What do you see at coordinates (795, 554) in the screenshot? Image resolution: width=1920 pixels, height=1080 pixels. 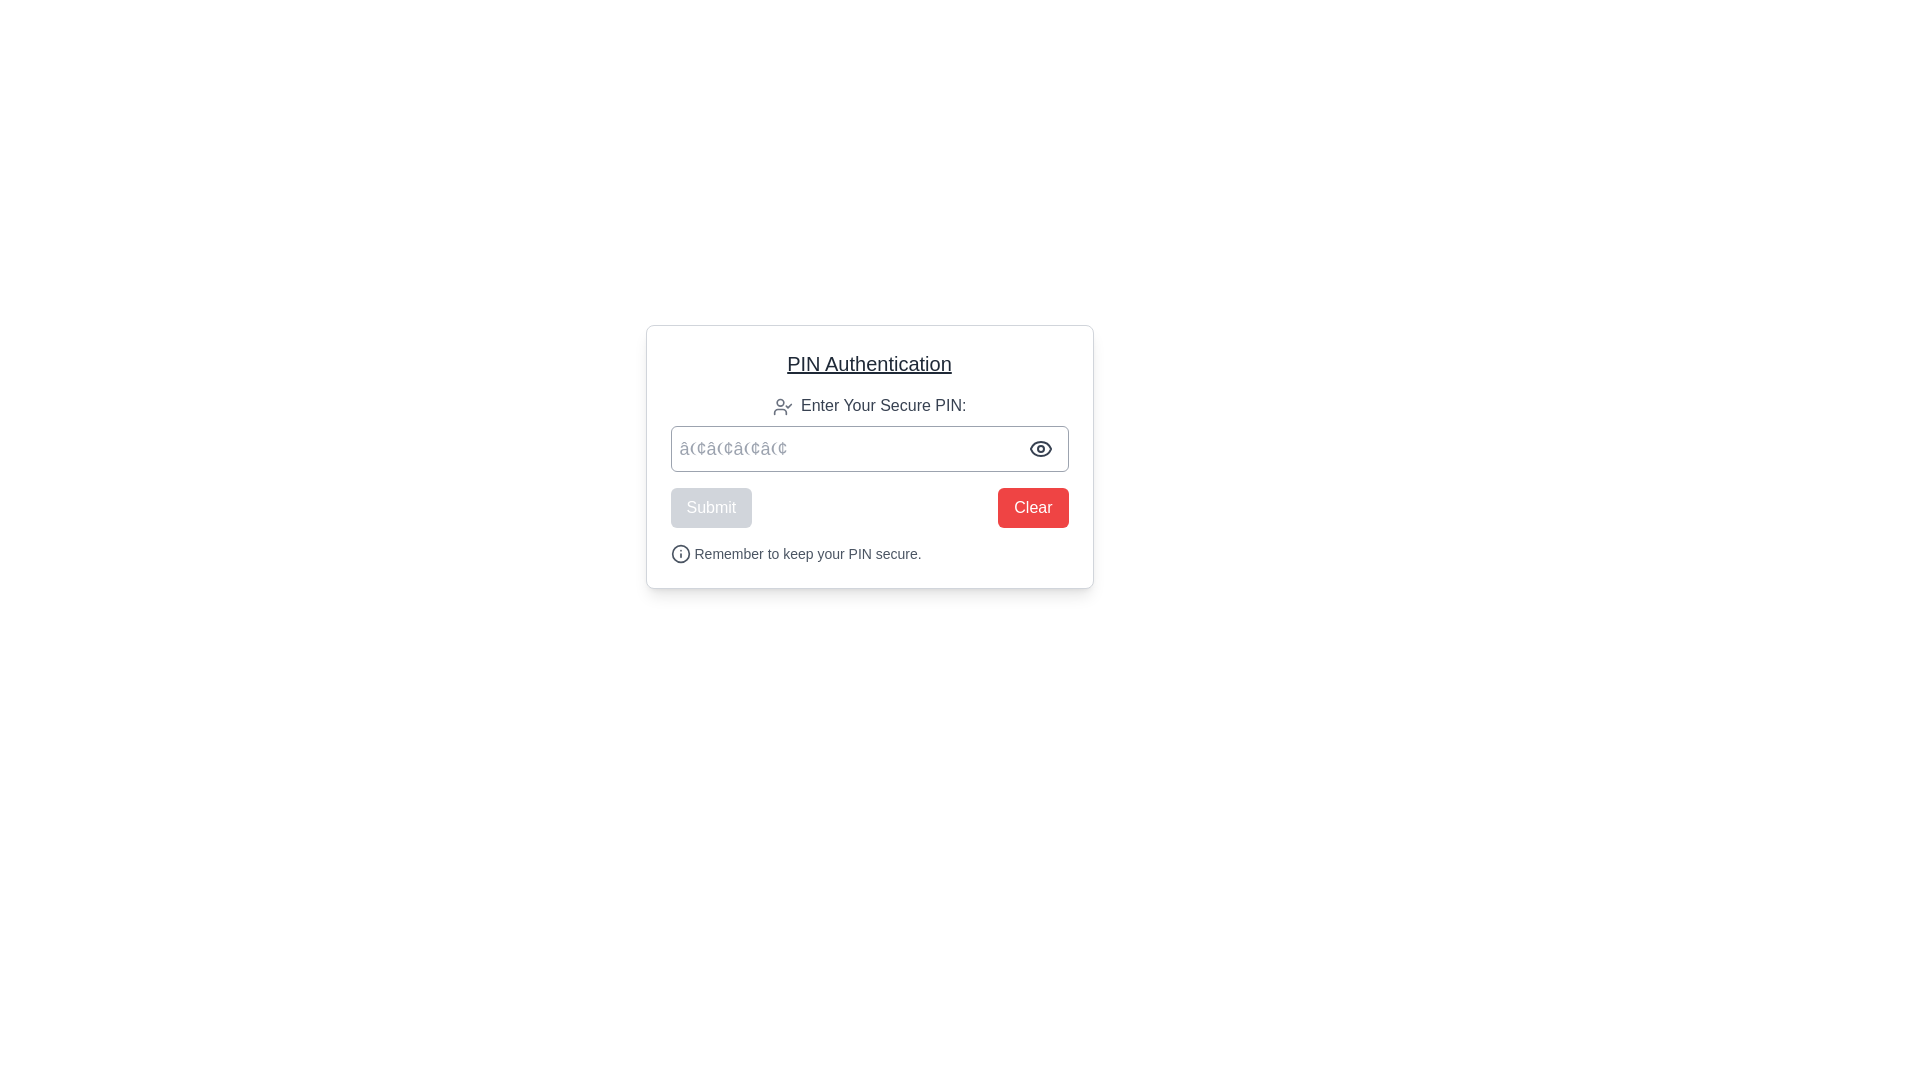 I see `the text label with the message 'Remember to keep your PIN secure.' which includes an information icon, located near the bottom of the modal dialog` at bounding box center [795, 554].